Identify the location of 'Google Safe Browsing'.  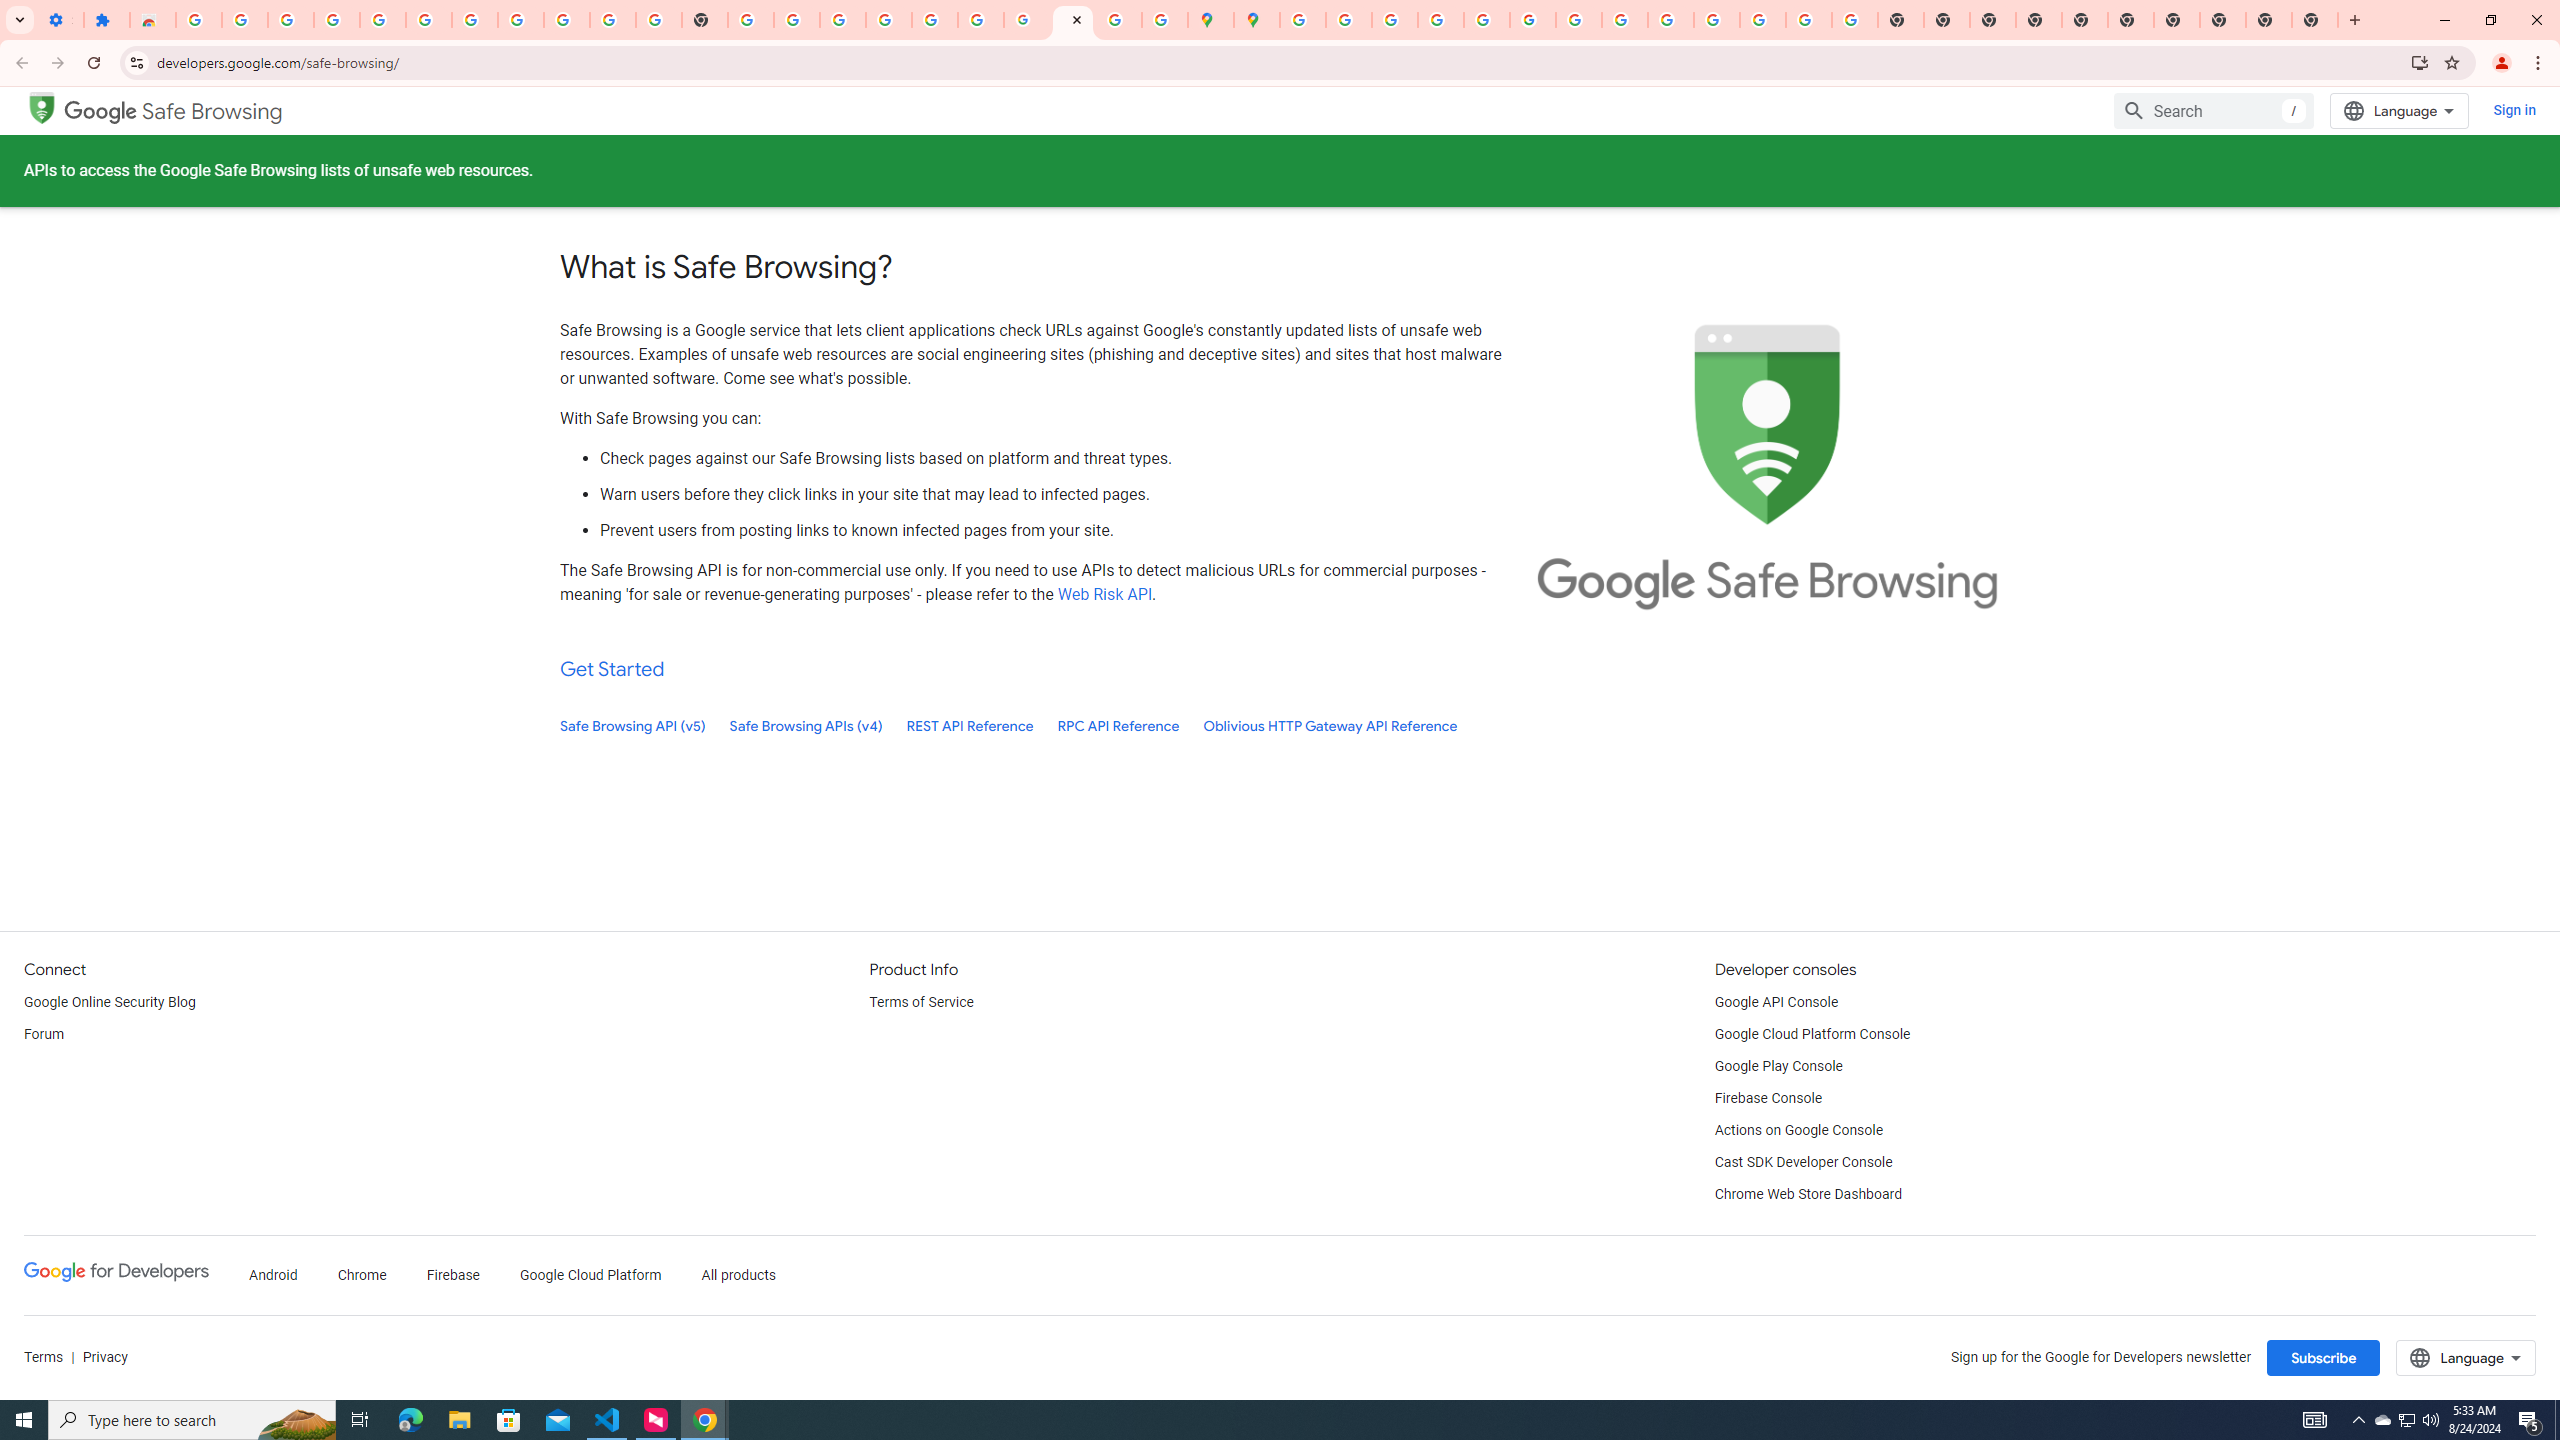
(174, 111).